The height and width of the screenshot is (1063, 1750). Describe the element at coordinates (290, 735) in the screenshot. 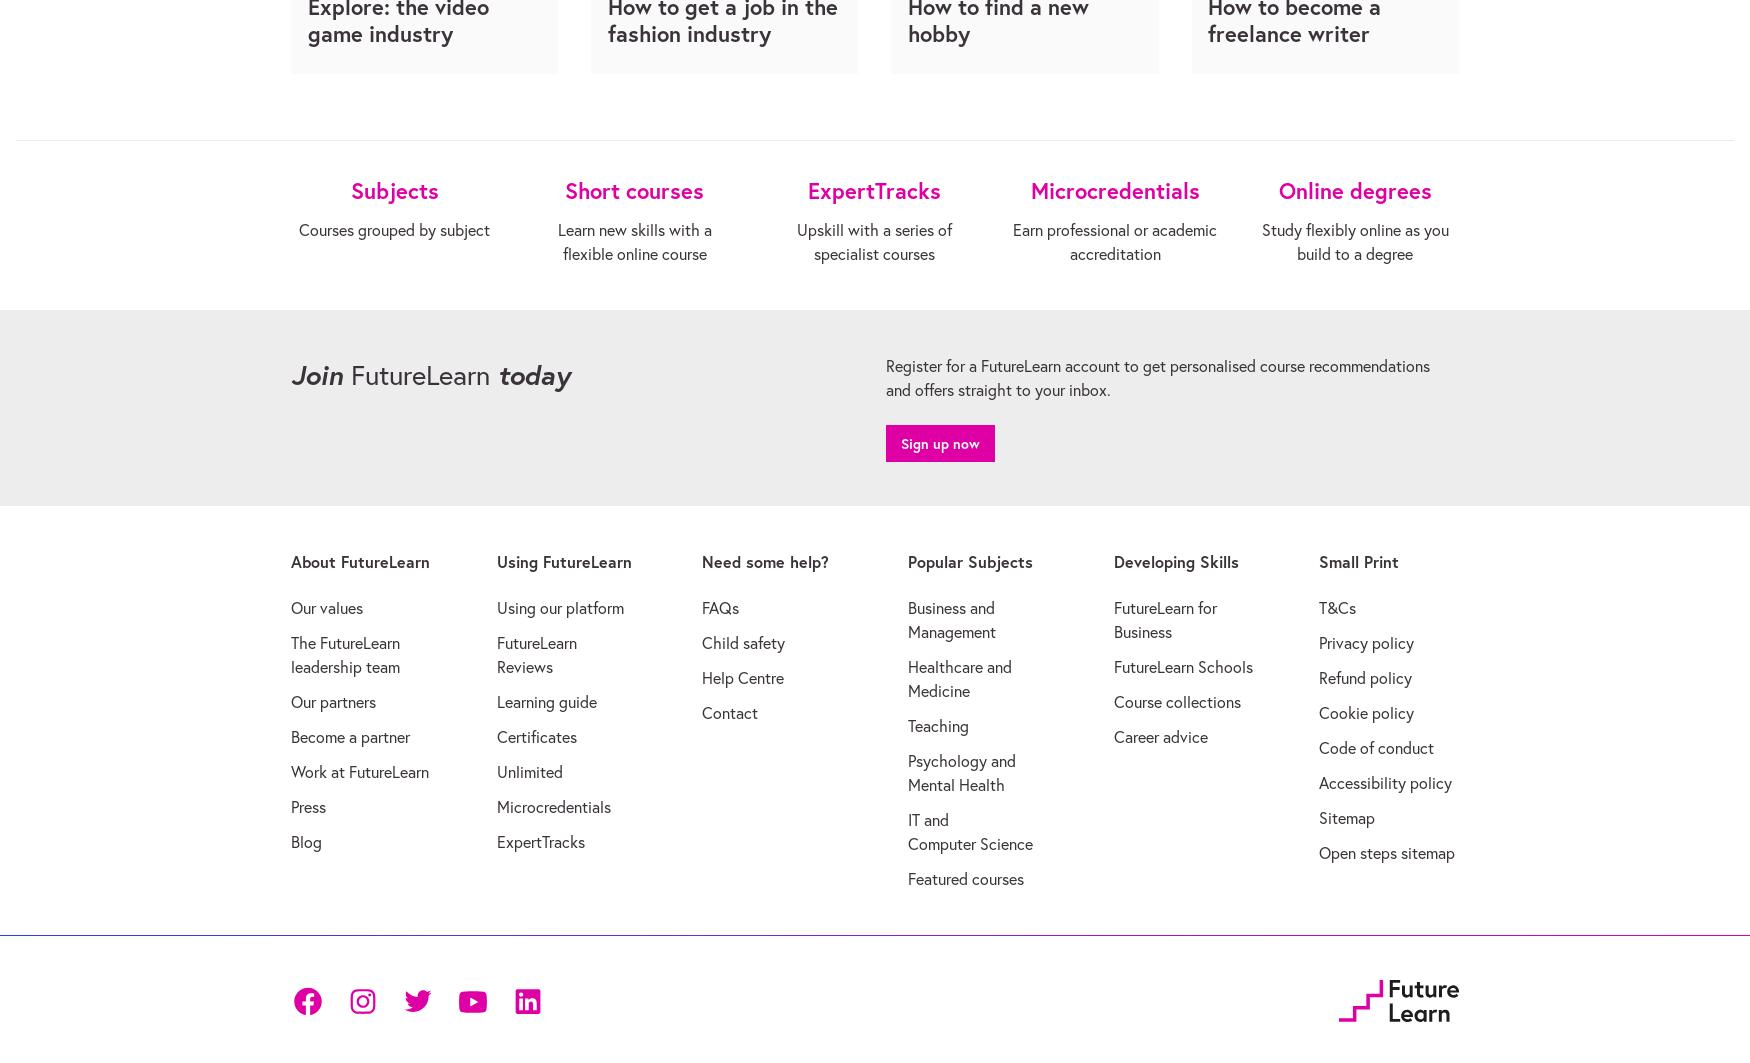

I see `'Become a partner'` at that location.